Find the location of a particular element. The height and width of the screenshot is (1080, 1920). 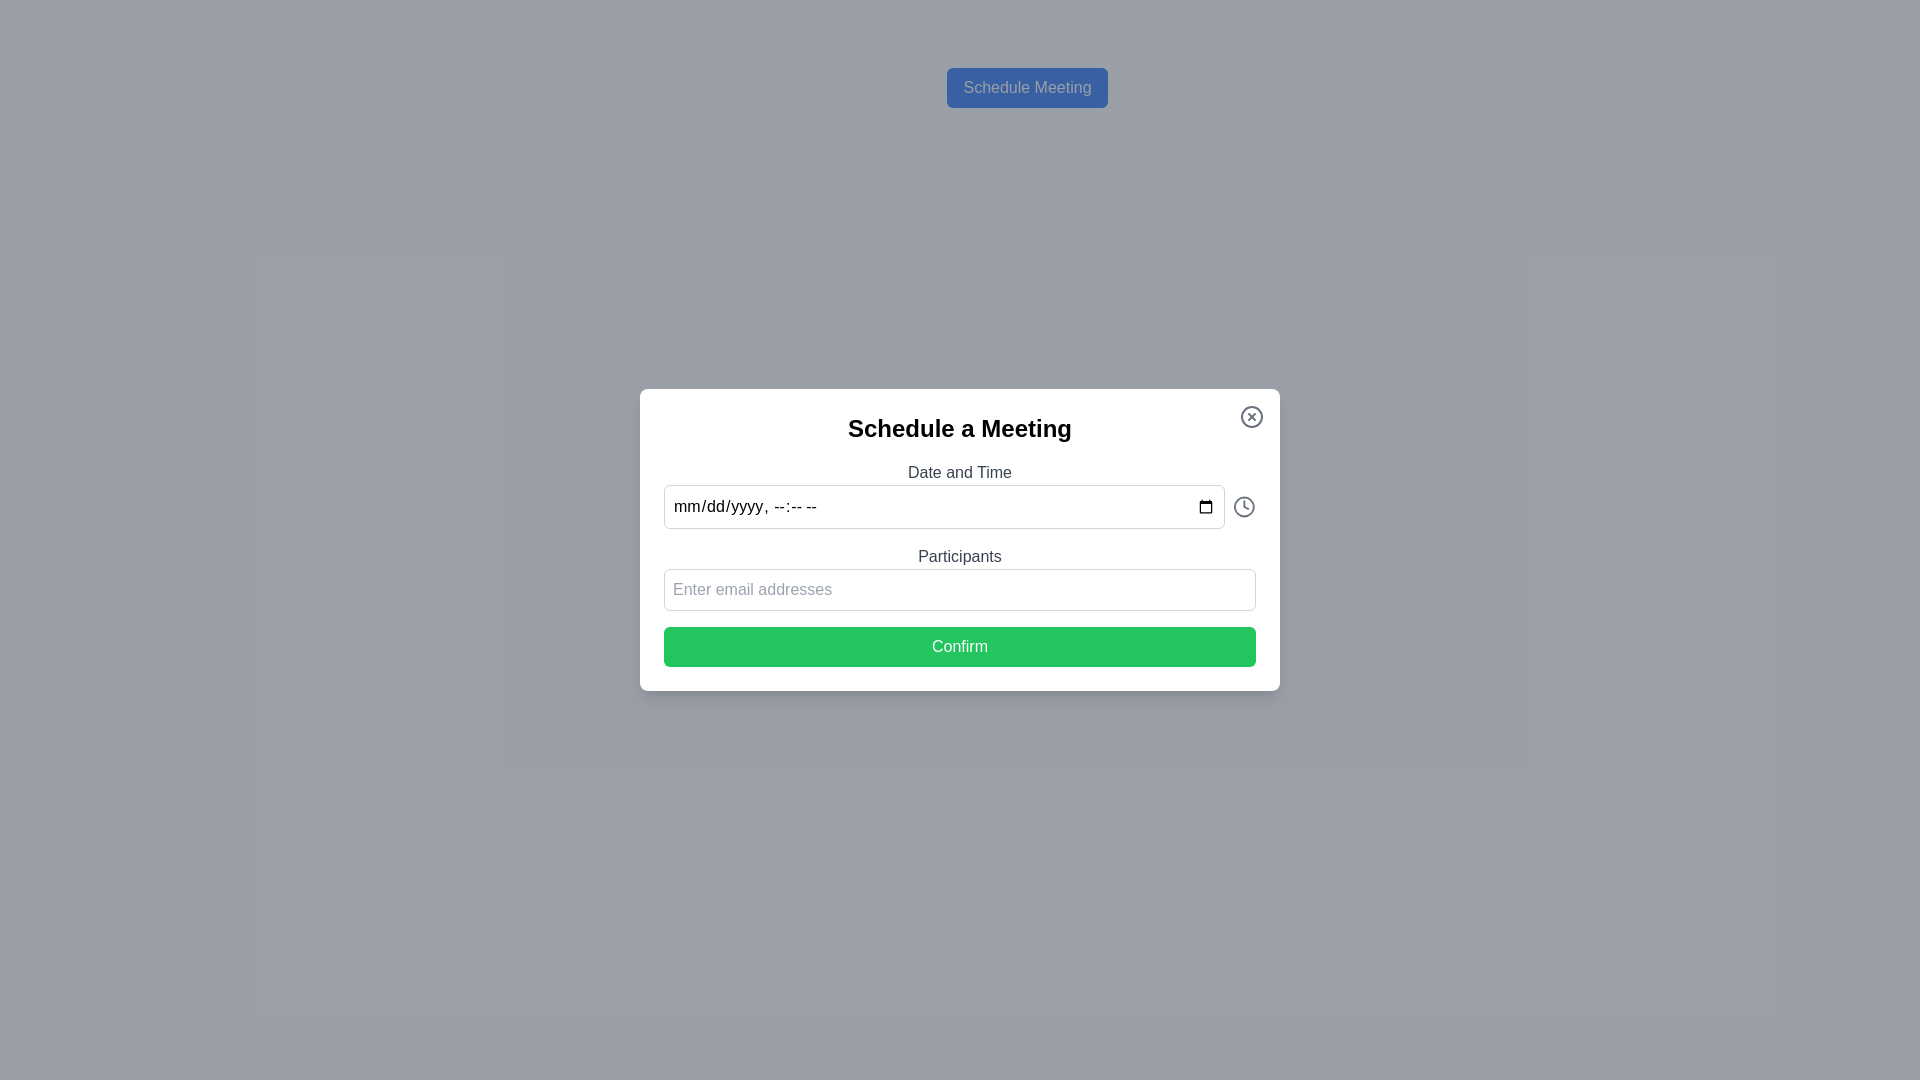

the text label indicating the required input type for participants, which is centrally located above the input field with the placeholder 'Enter email addresses' is located at coordinates (960, 556).